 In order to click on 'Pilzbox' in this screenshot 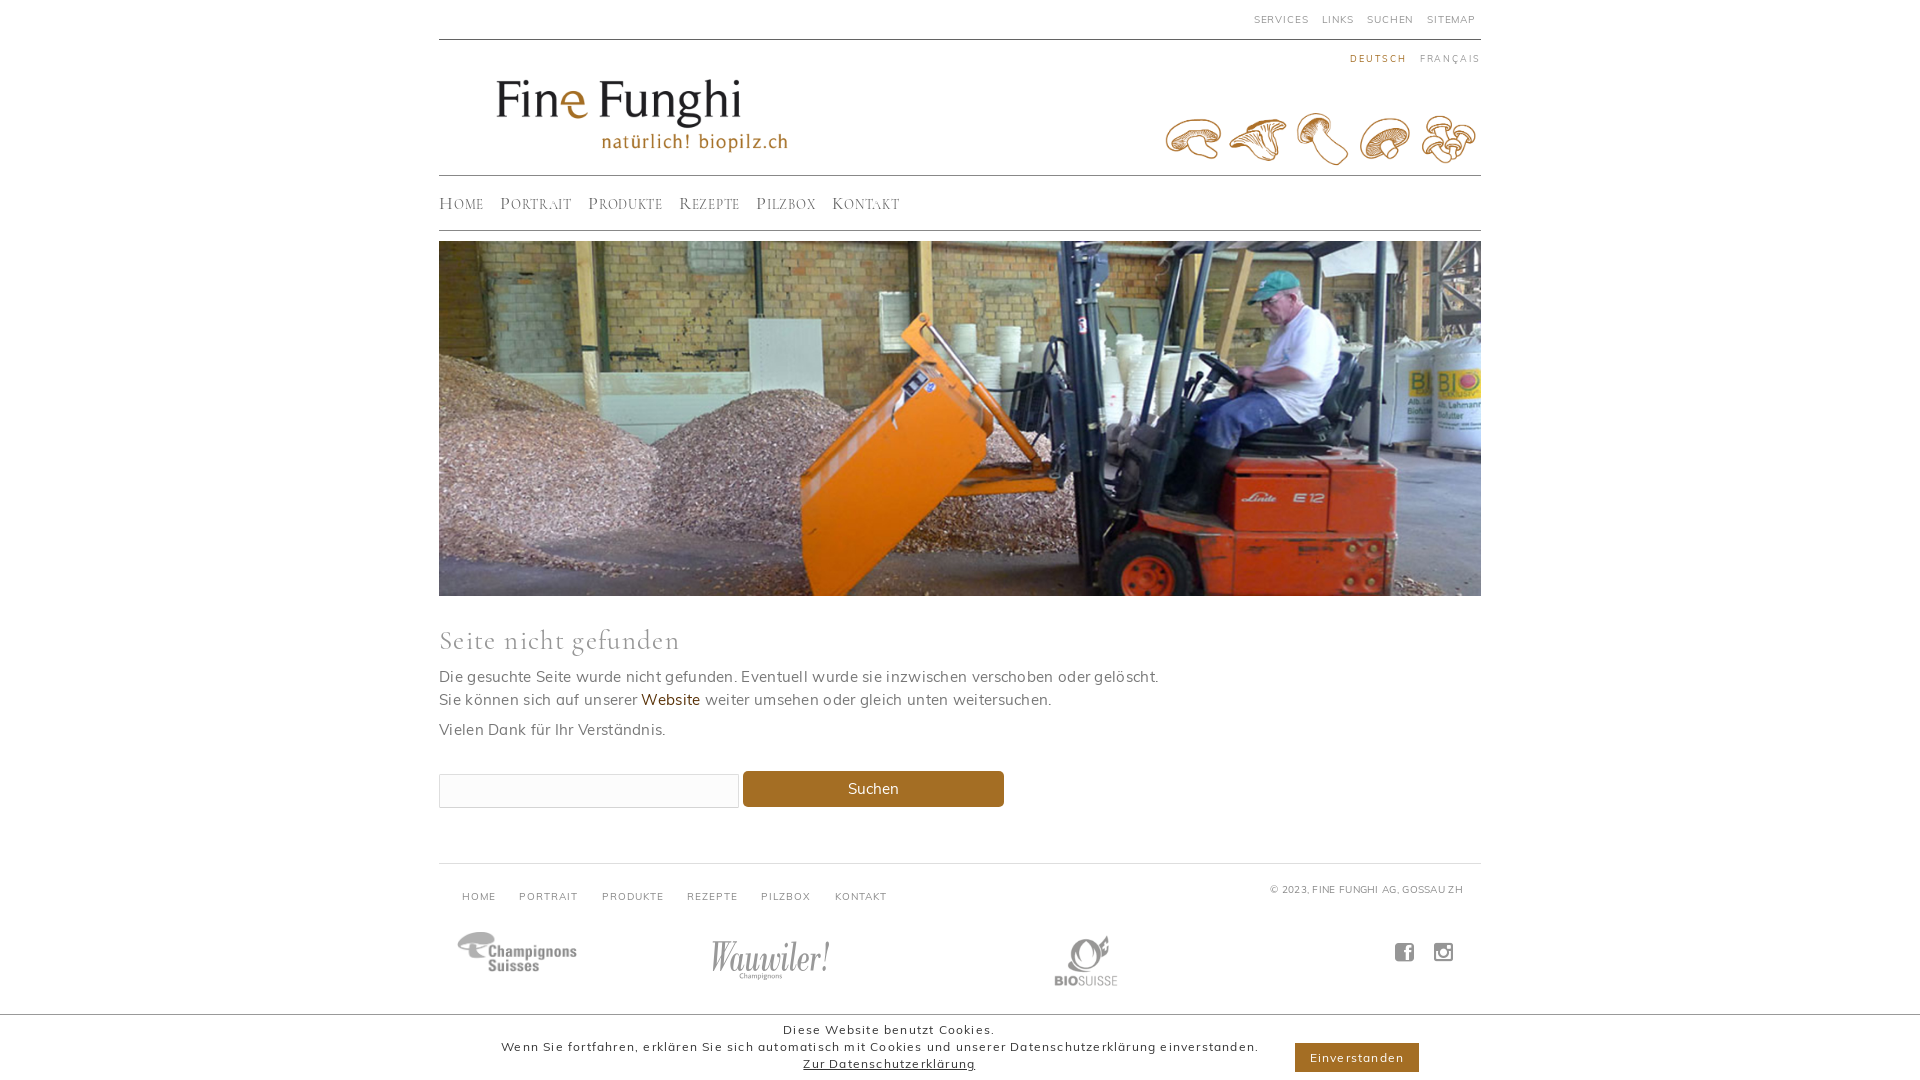, I will do `click(754, 203)`.